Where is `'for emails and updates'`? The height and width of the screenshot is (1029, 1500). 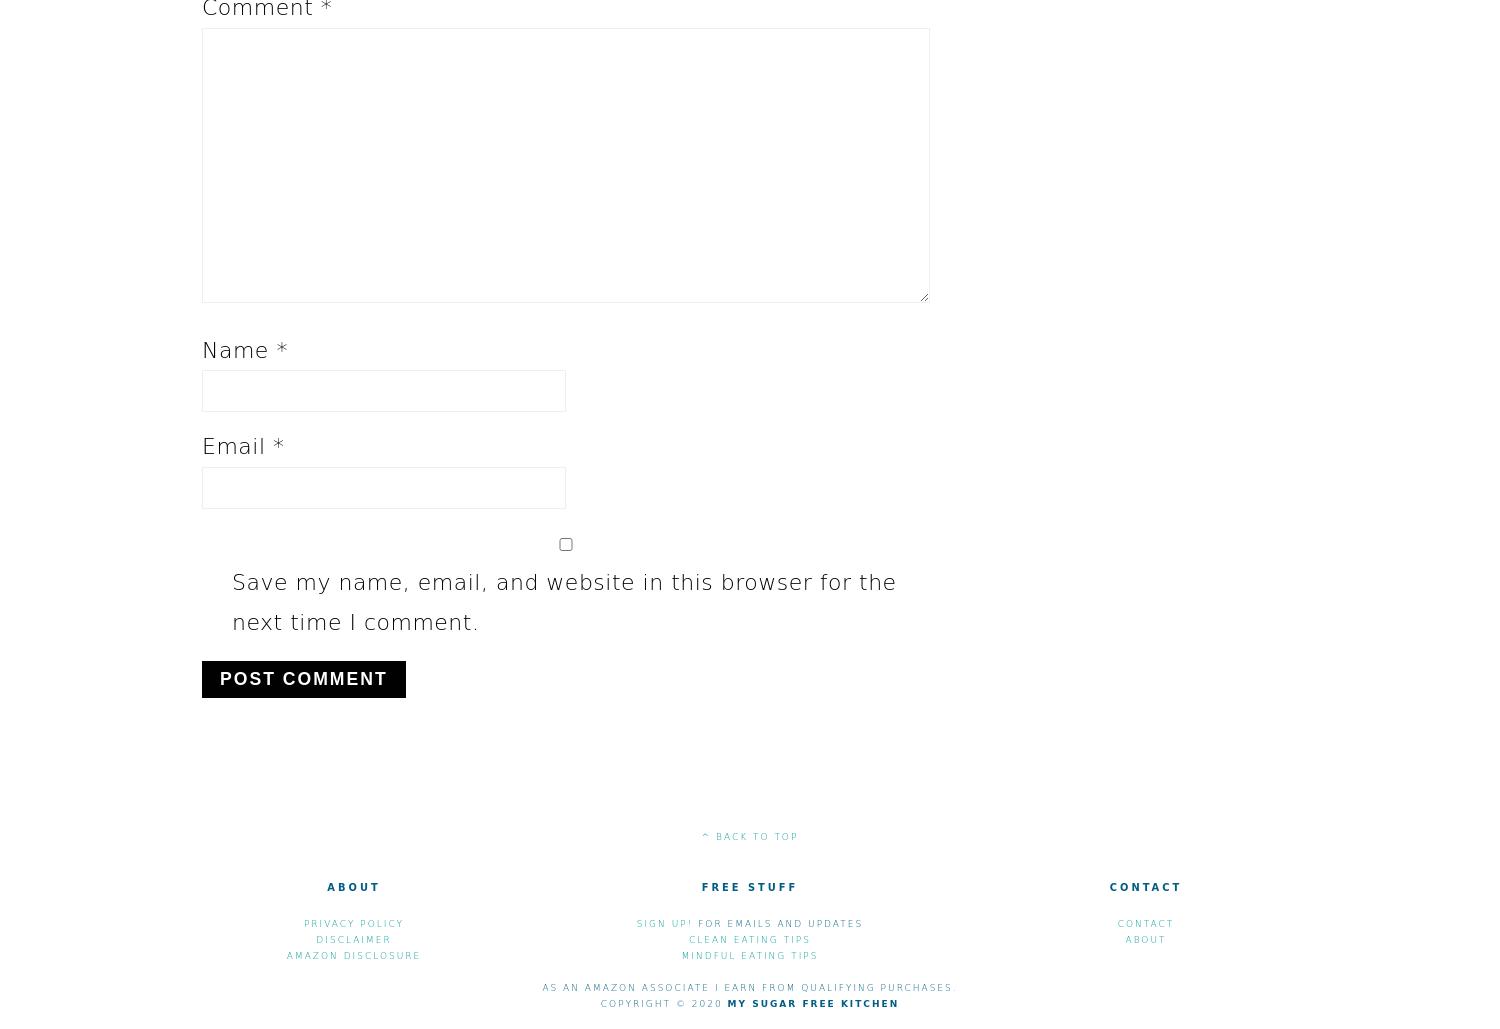
'for emails and updates' is located at coordinates (778, 923).